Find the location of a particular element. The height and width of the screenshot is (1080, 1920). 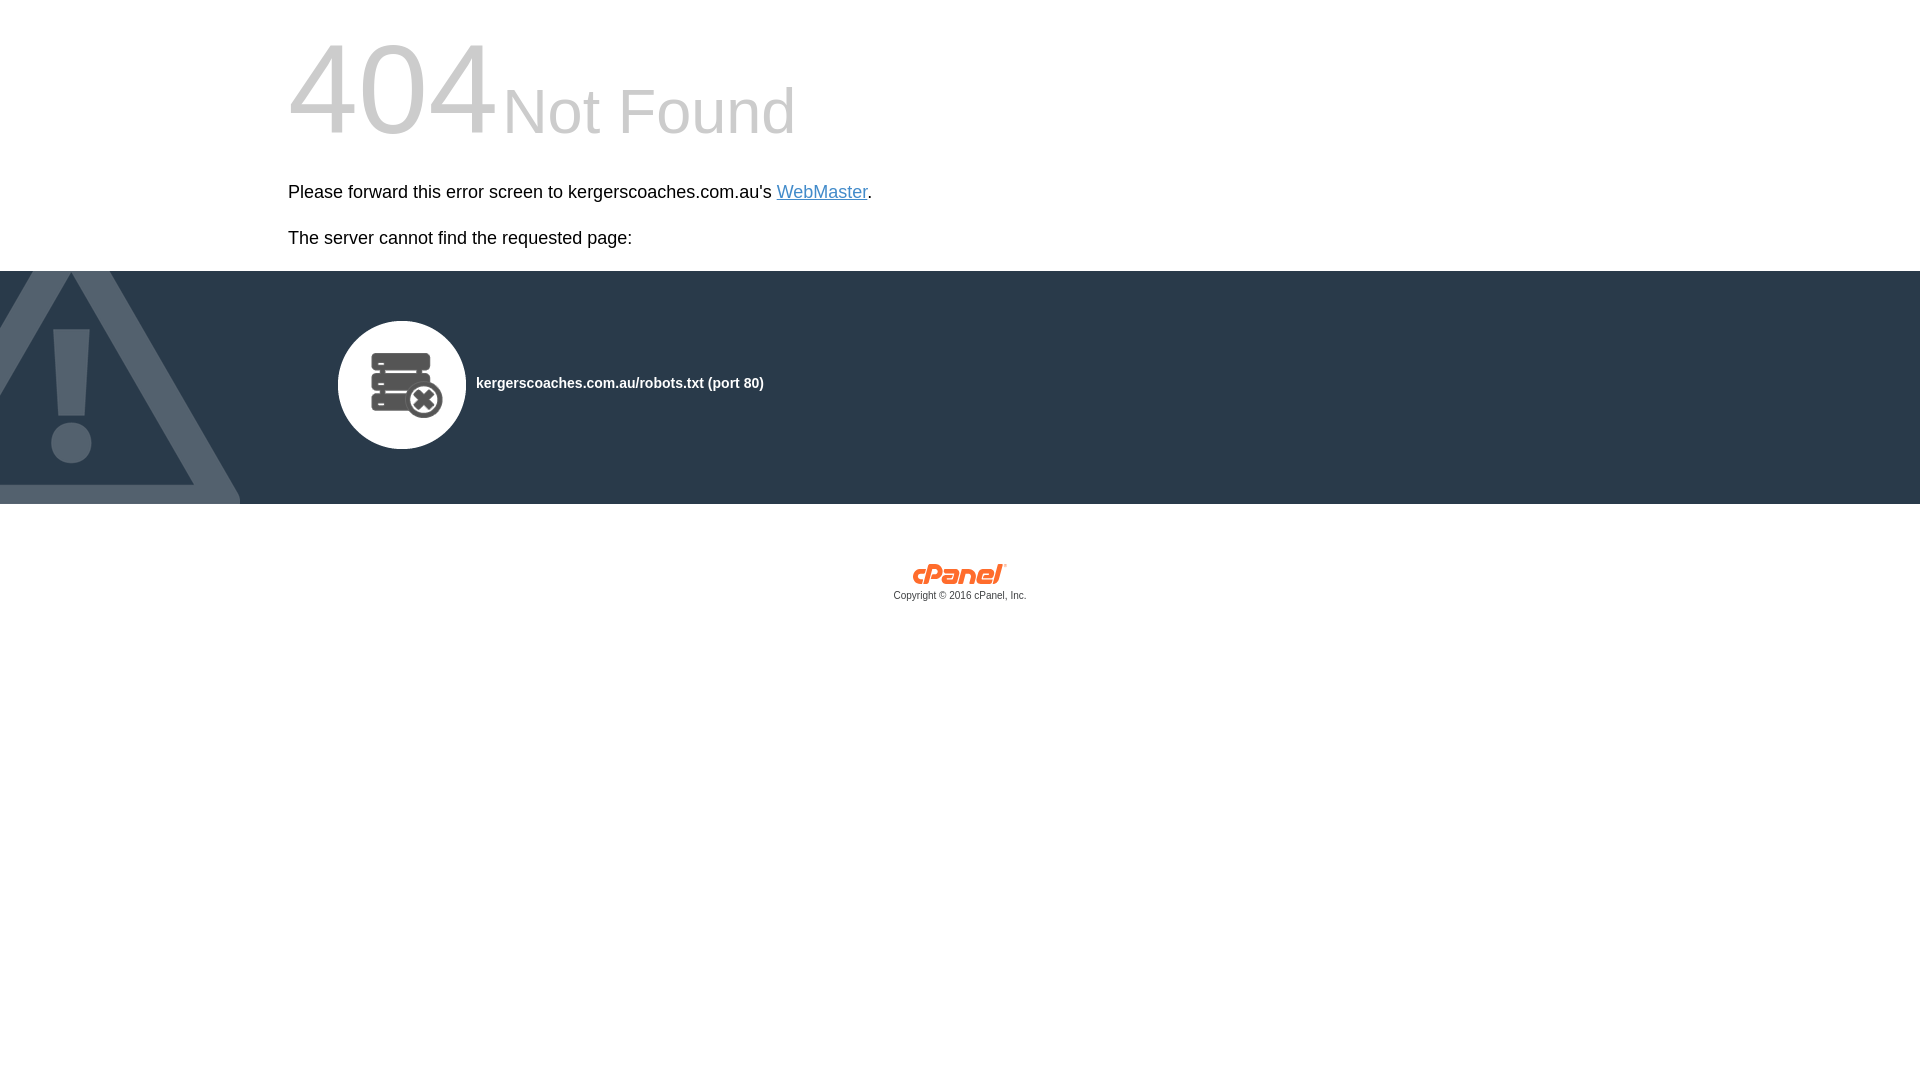

'WebMaster' is located at coordinates (822, 192).